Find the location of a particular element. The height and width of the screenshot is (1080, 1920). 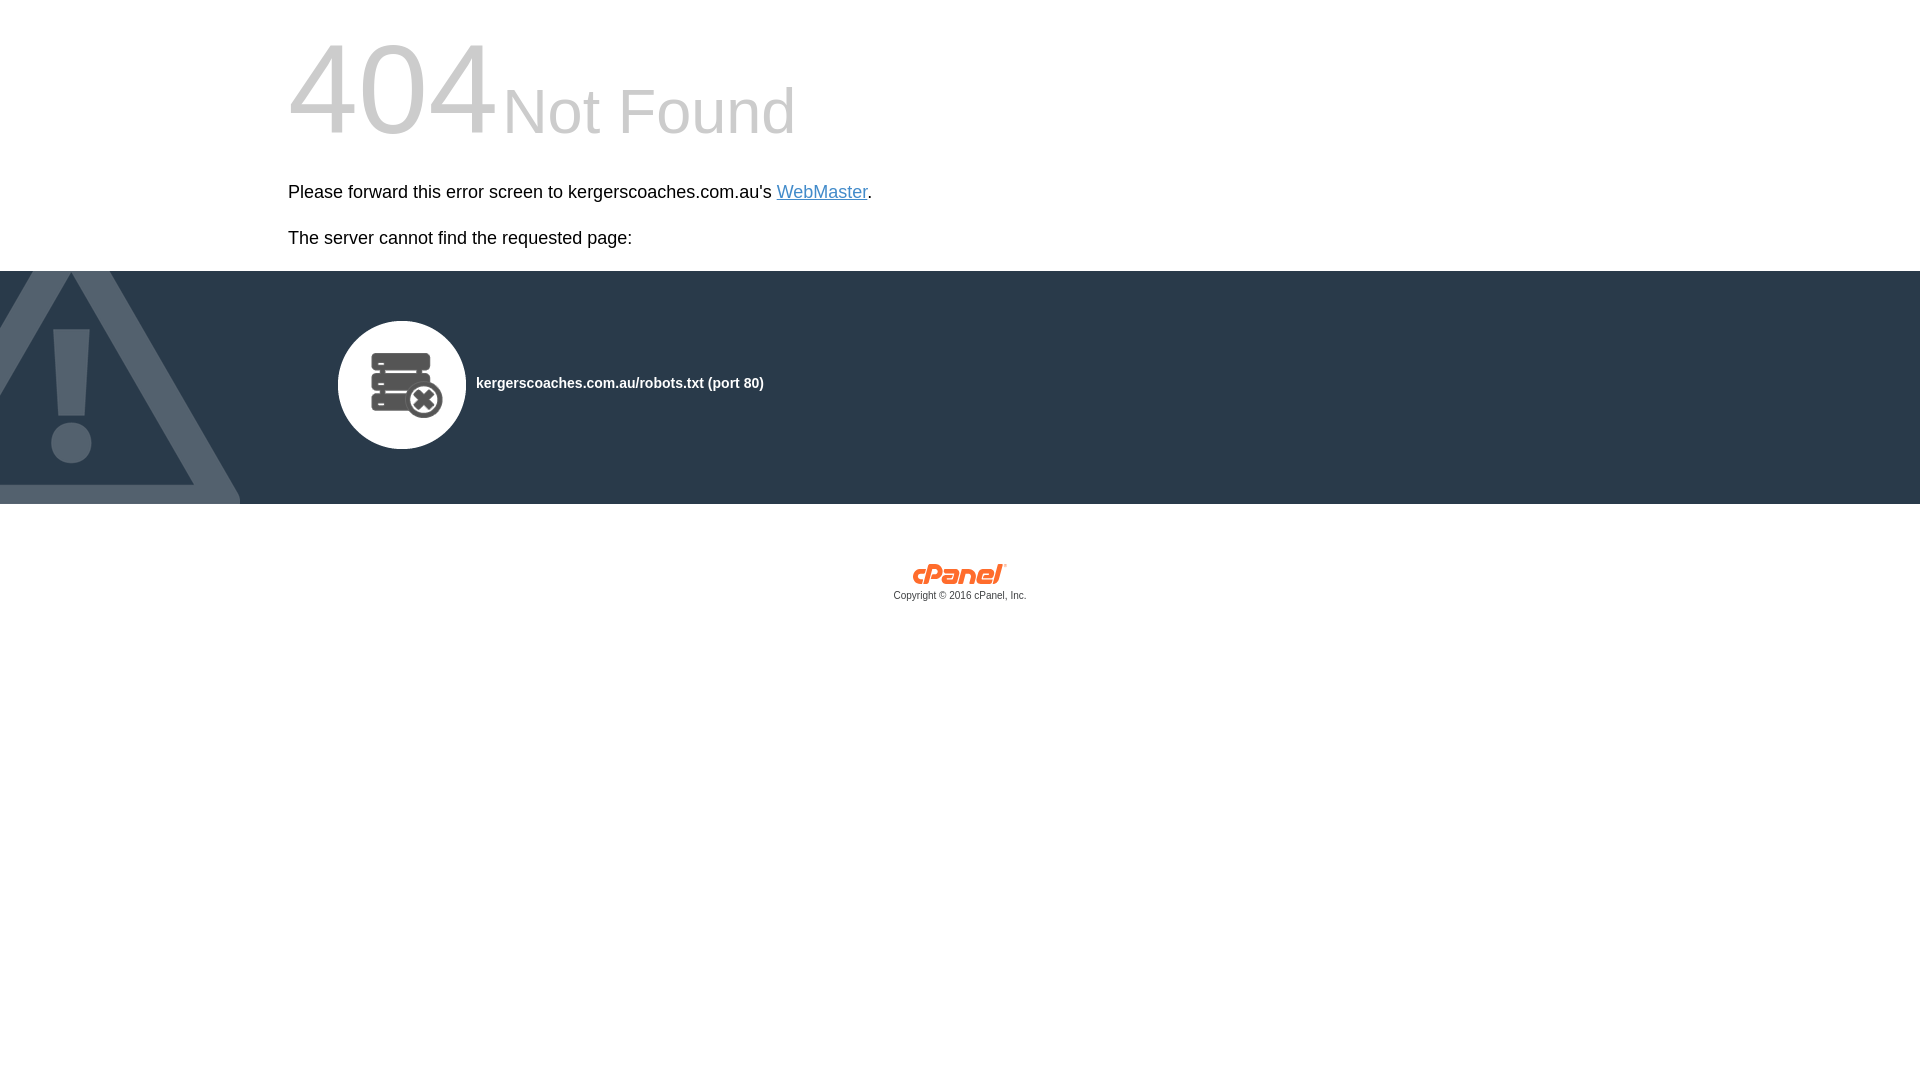

'WebMaster' is located at coordinates (822, 192).